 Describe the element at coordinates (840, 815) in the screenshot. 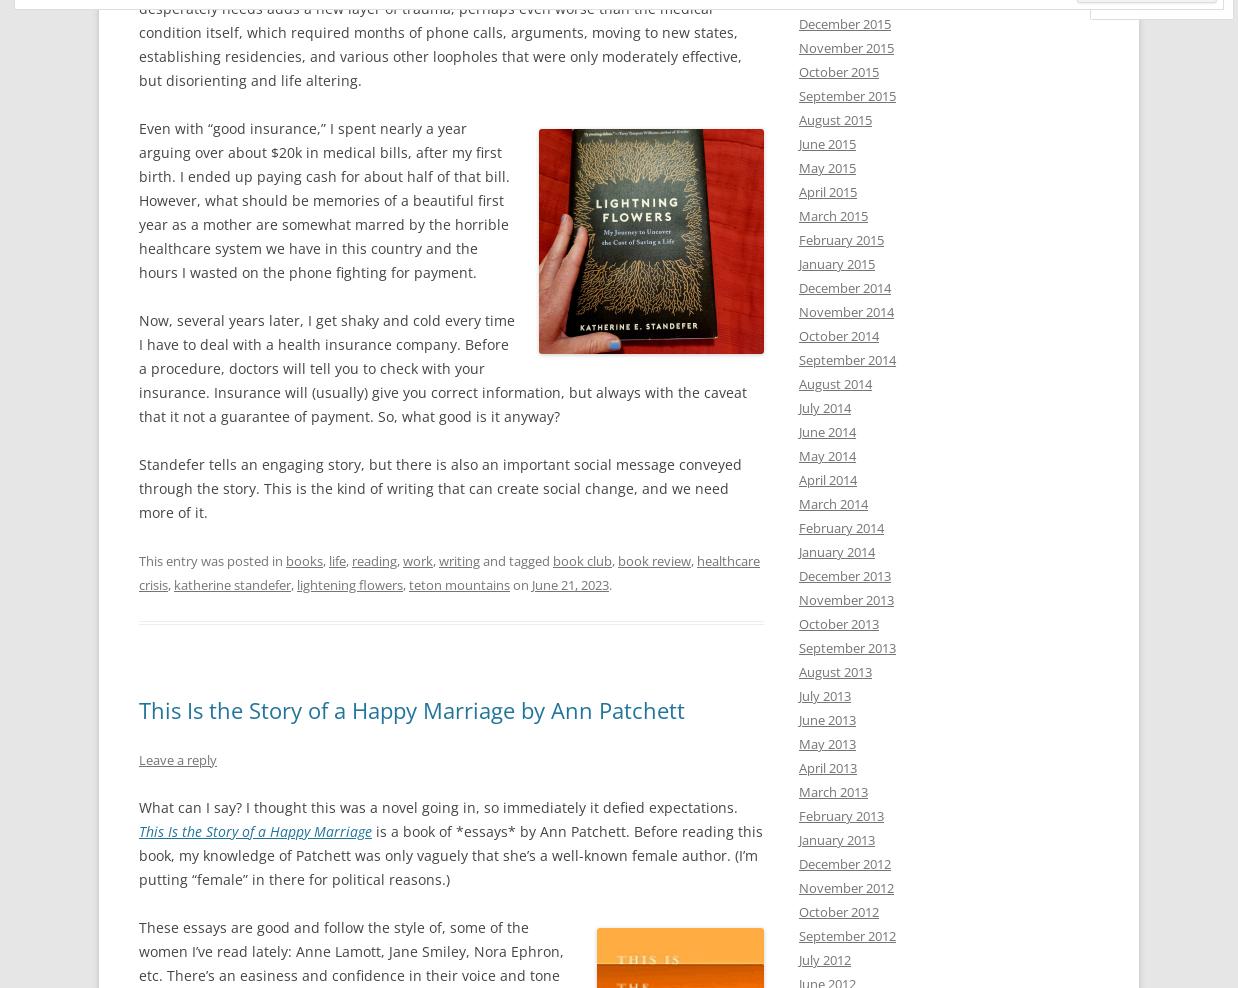

I see `'February 2013'` at that location.